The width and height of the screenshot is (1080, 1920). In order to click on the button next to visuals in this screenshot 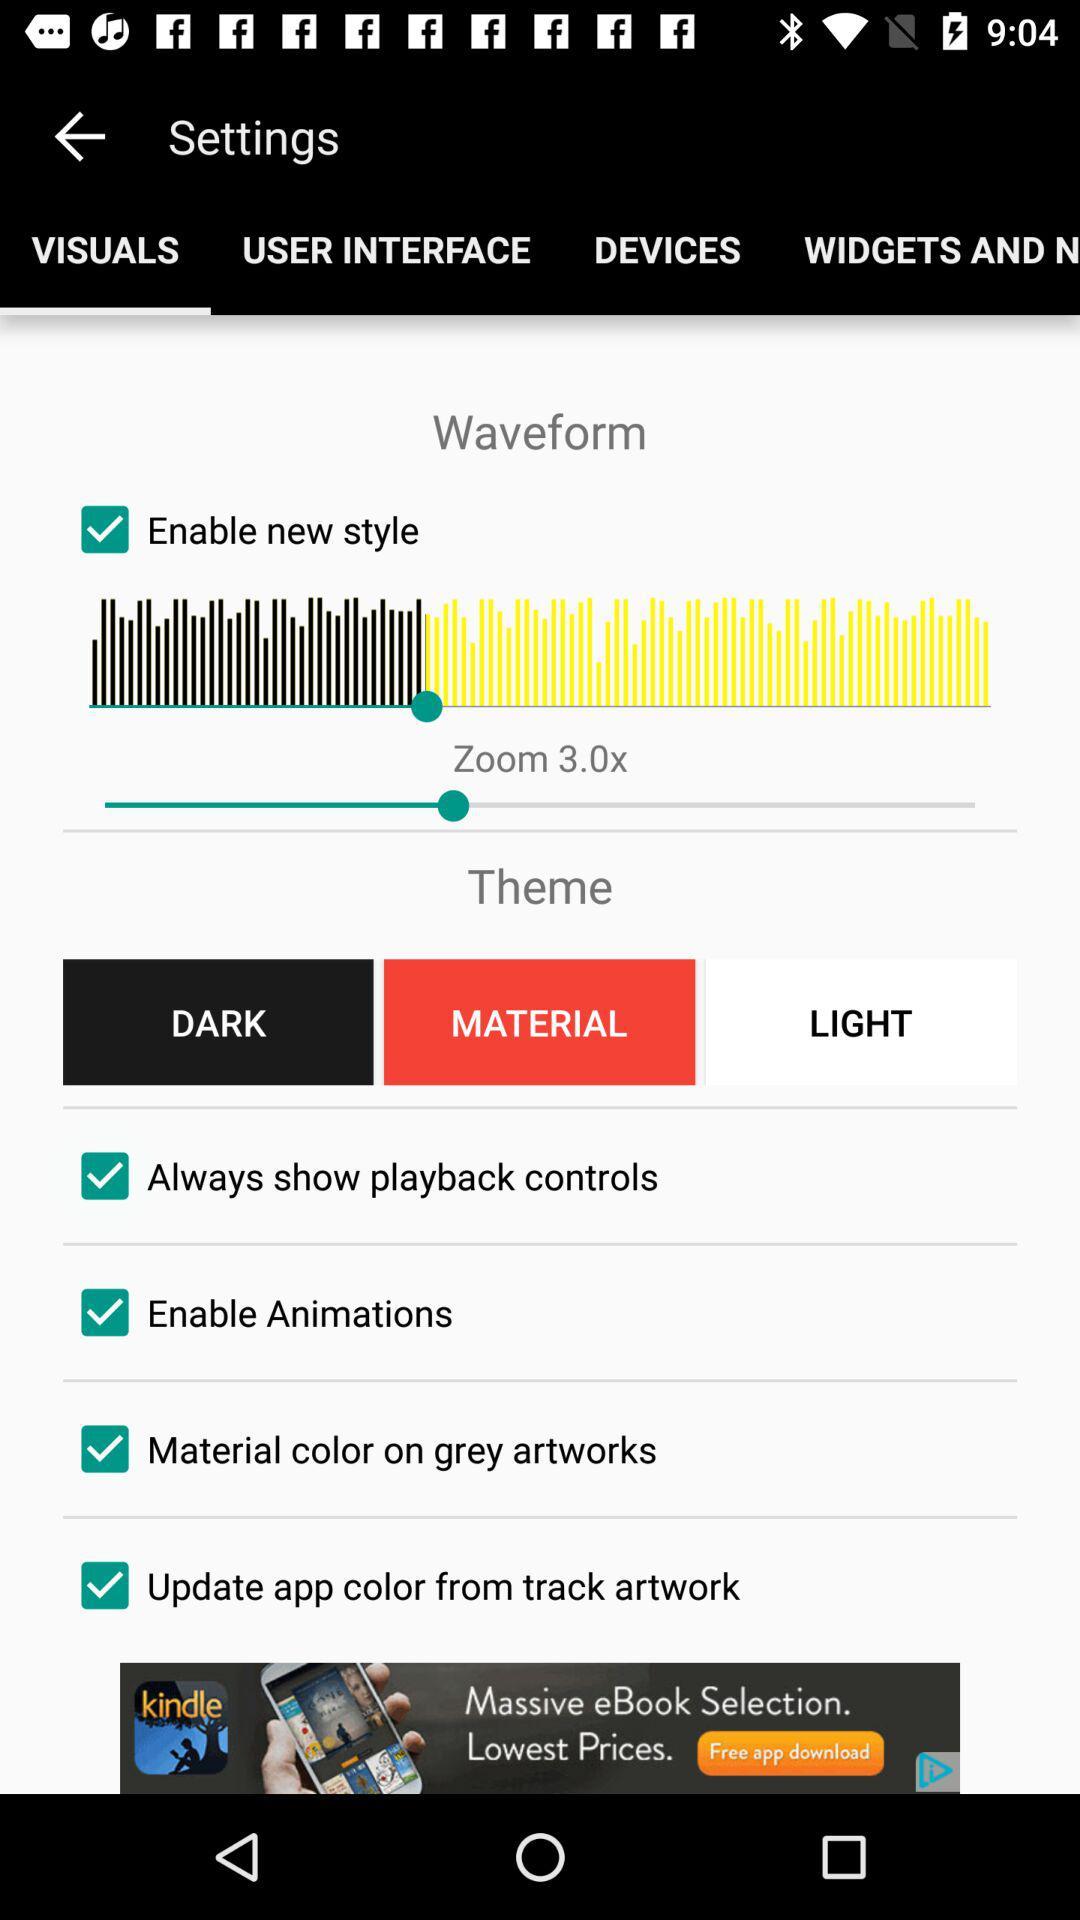, I will do `click(386, 248)`.